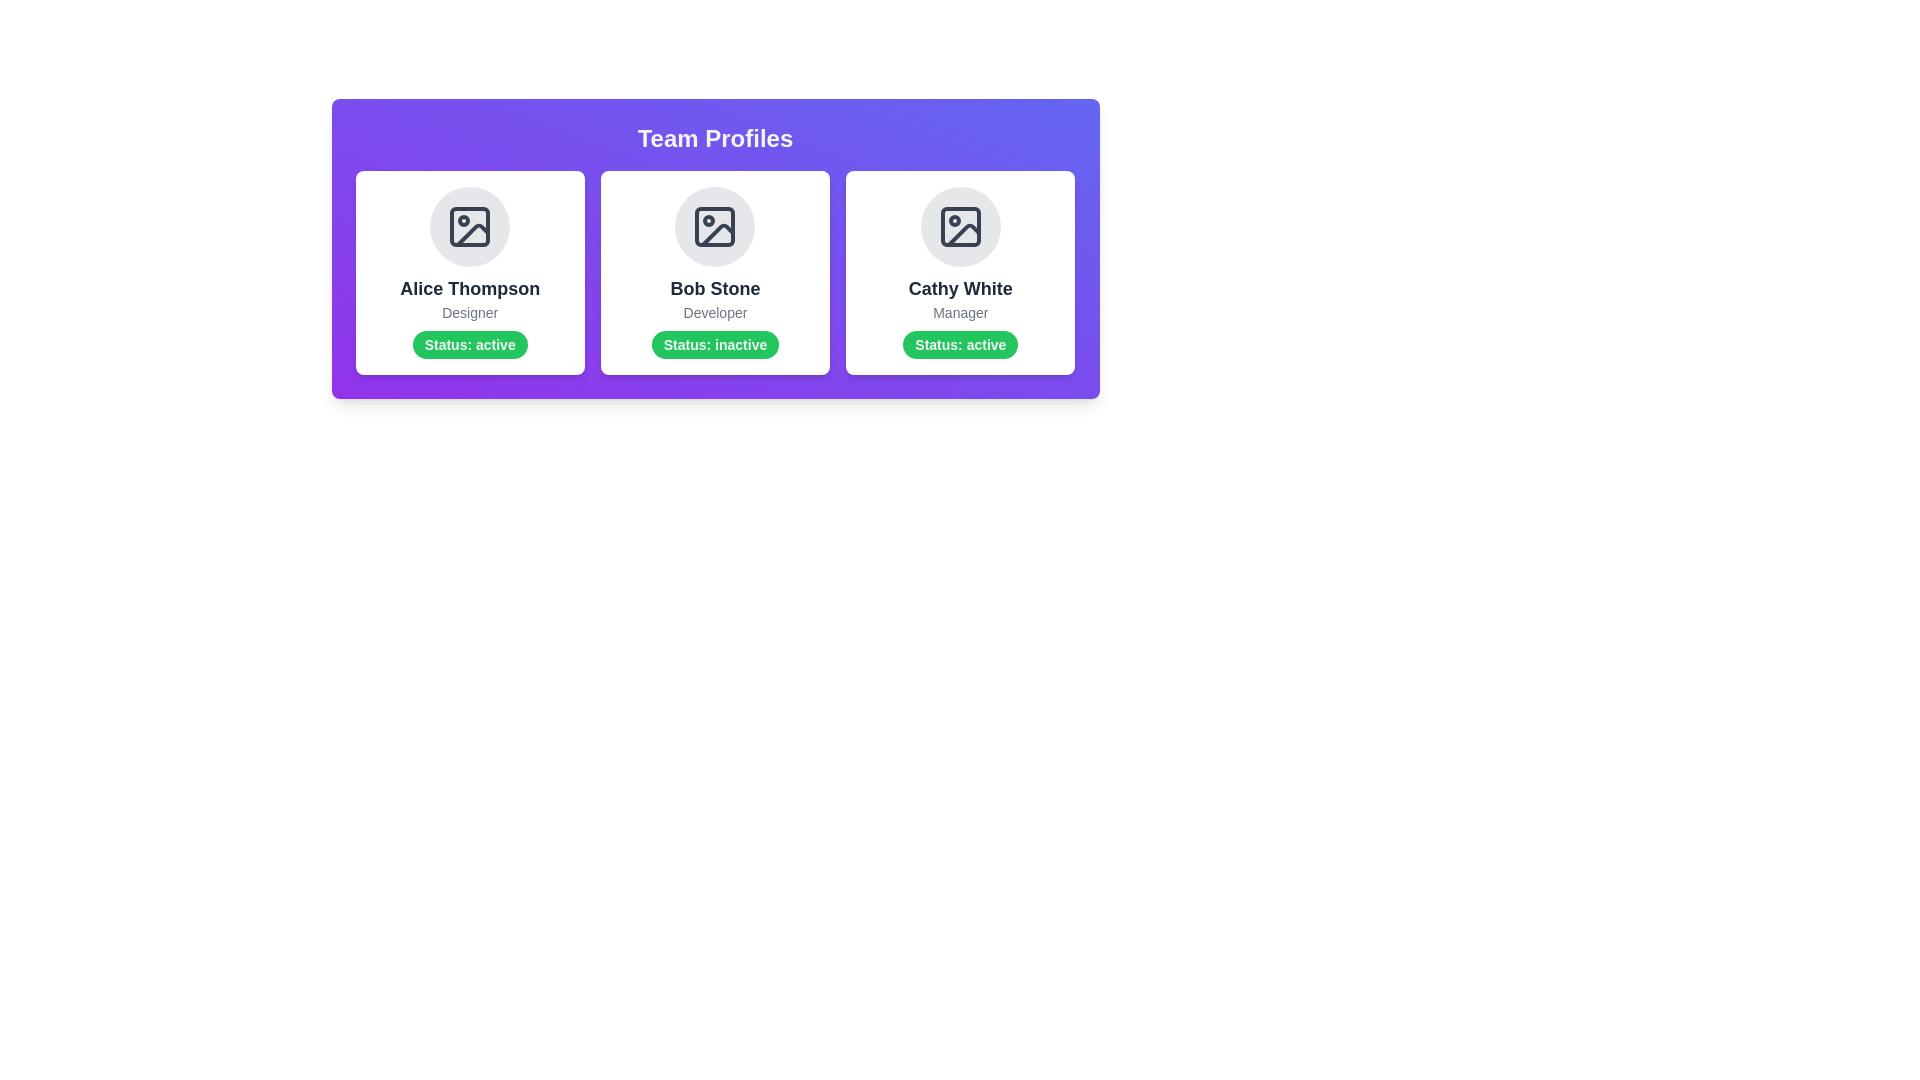  I want to click on the minimalist image icon representing mountains and a sun or moon, located in the gray circular avatar at the top of Cathy White's user card, so click(960, 226).